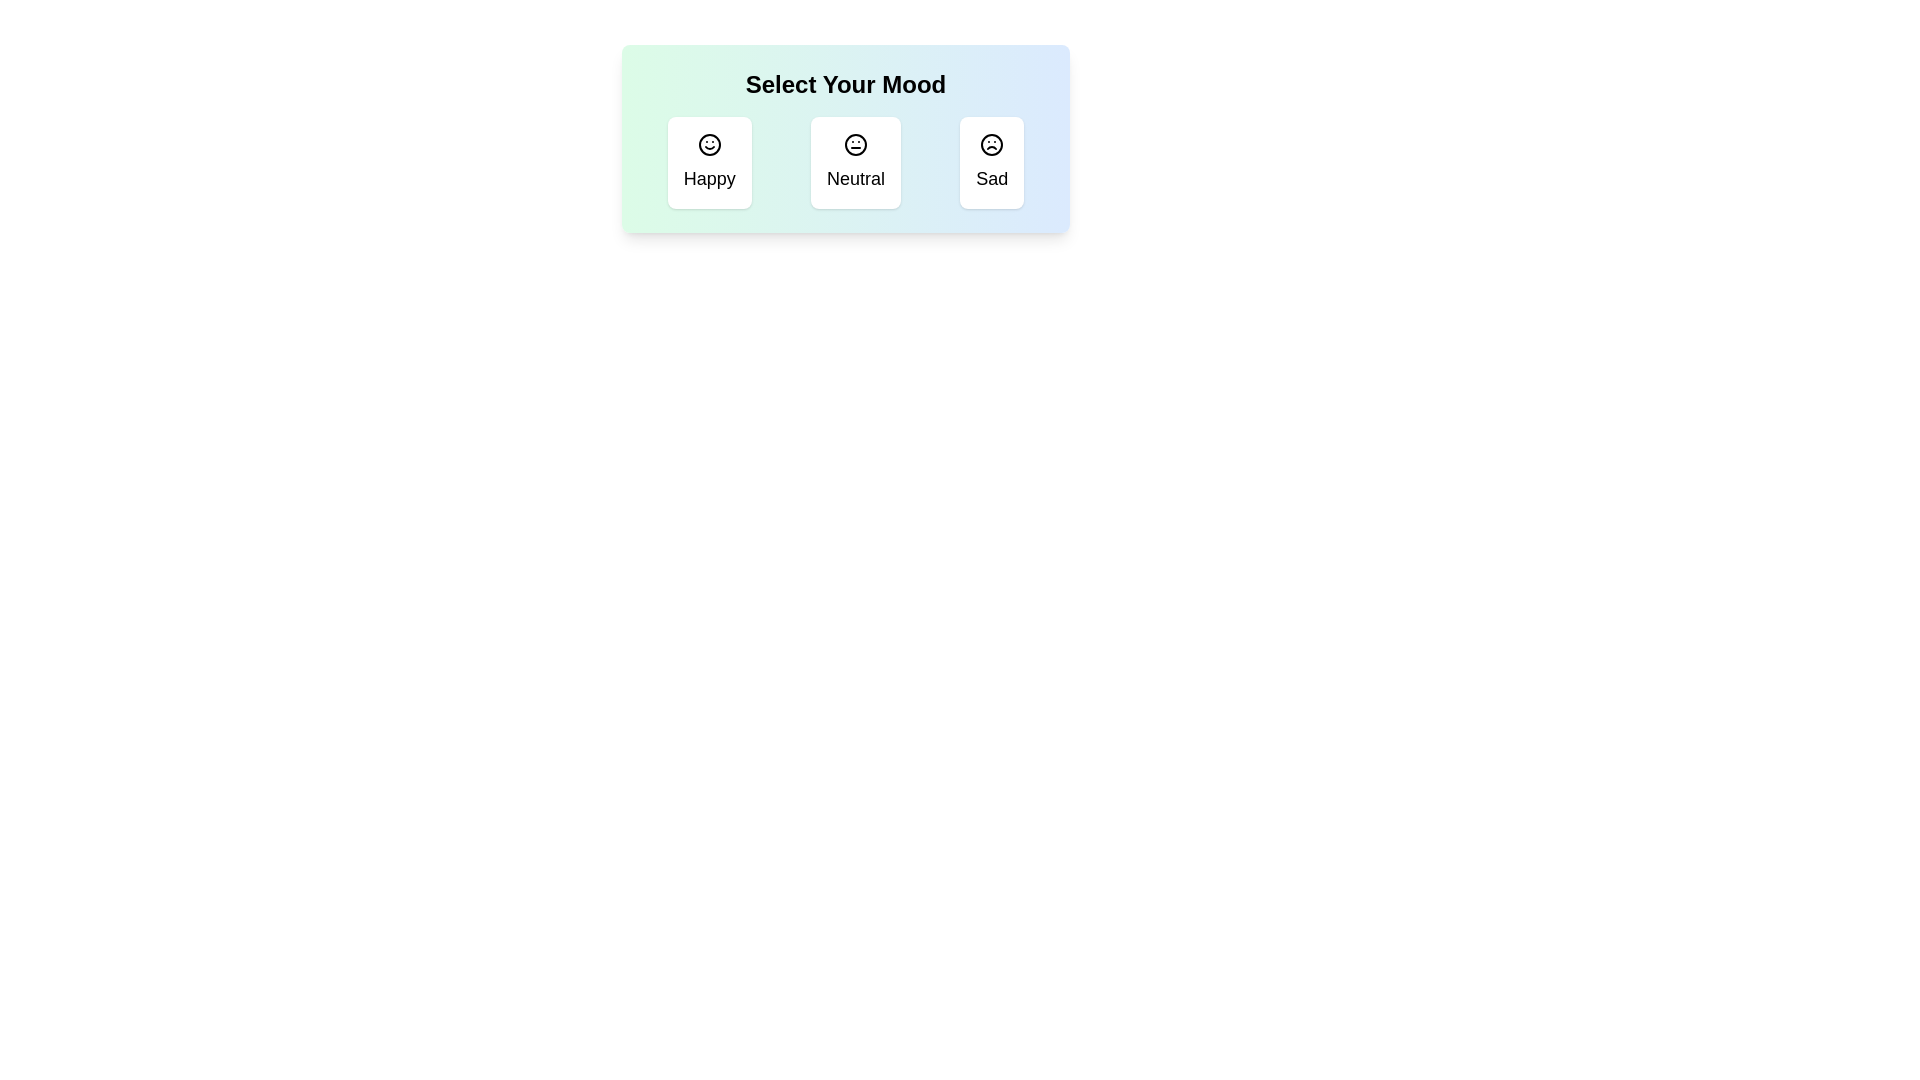  I want to click on the mood icon corresponding to Neutral to toggle its selection, so click(854, 161).